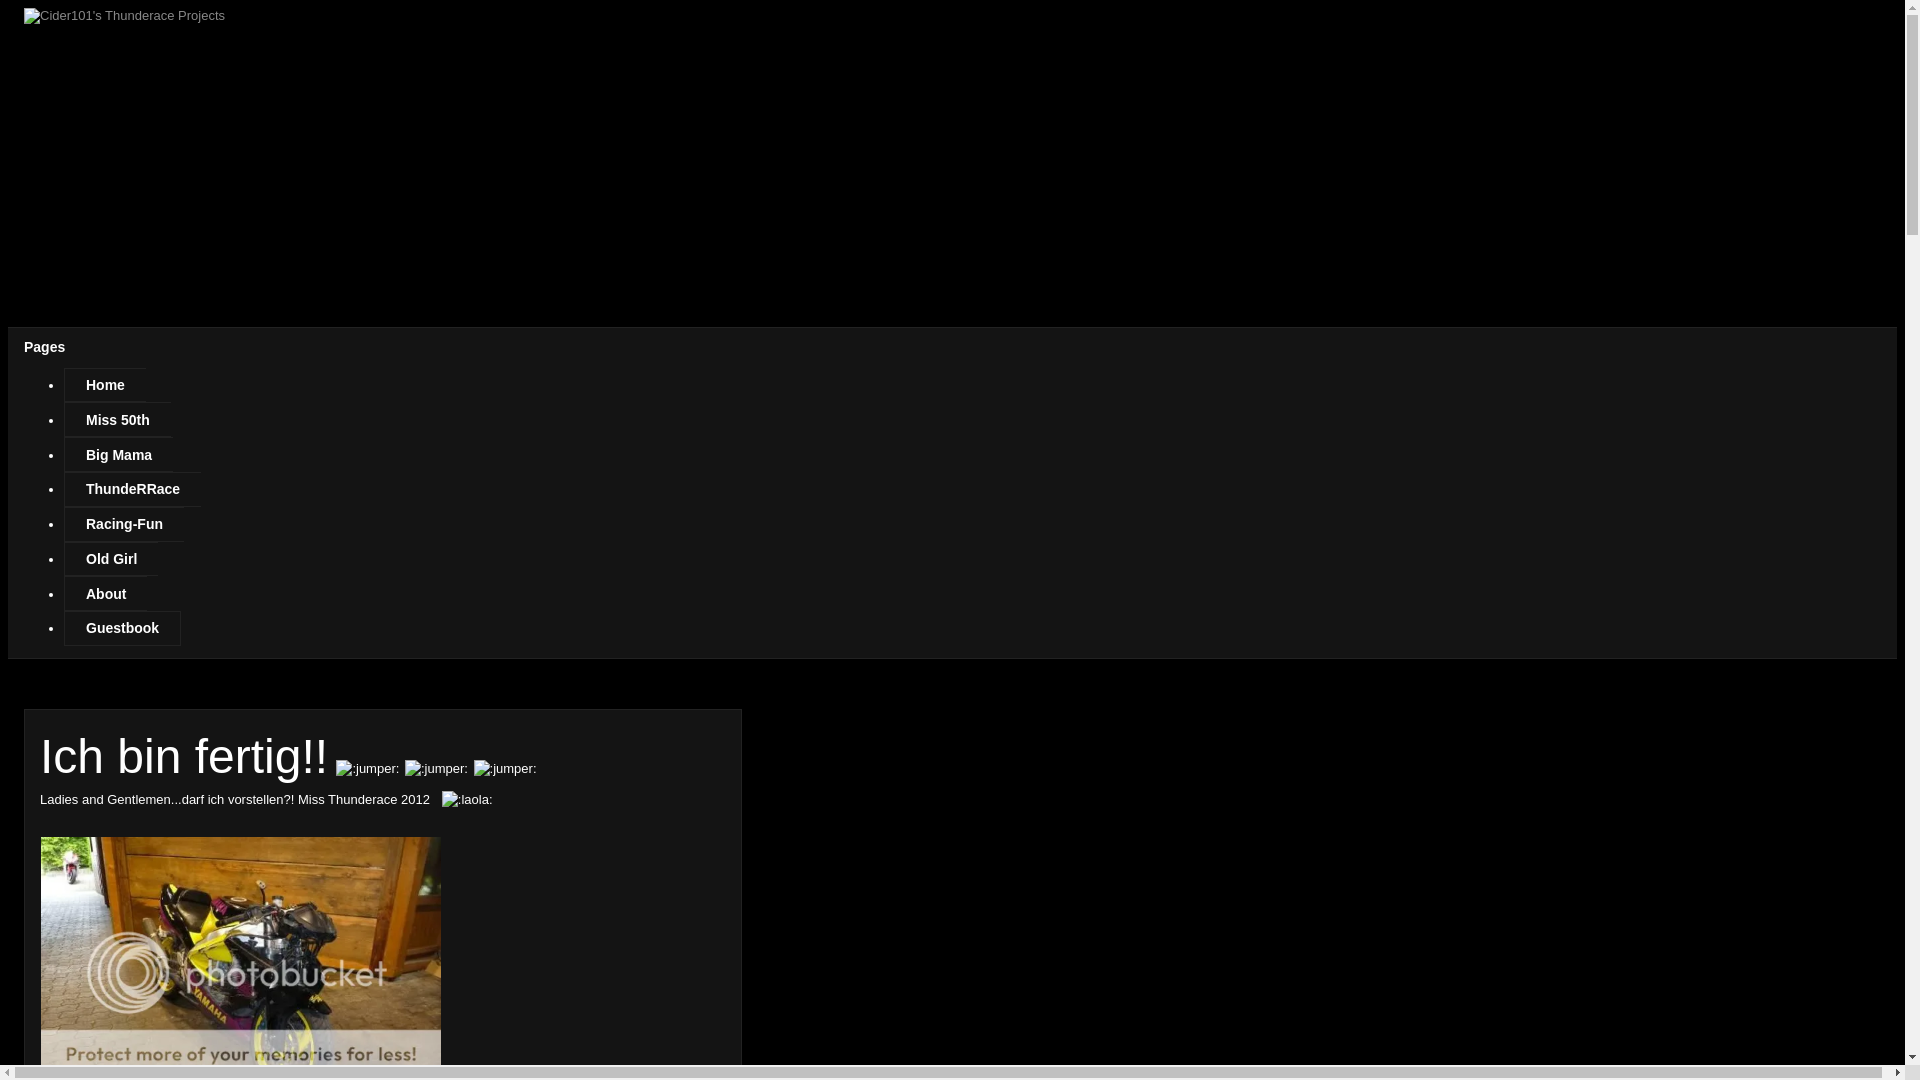 This screenshot has width=1920, height=1080. I want to click on 'Guestbook', so click(121, 627).